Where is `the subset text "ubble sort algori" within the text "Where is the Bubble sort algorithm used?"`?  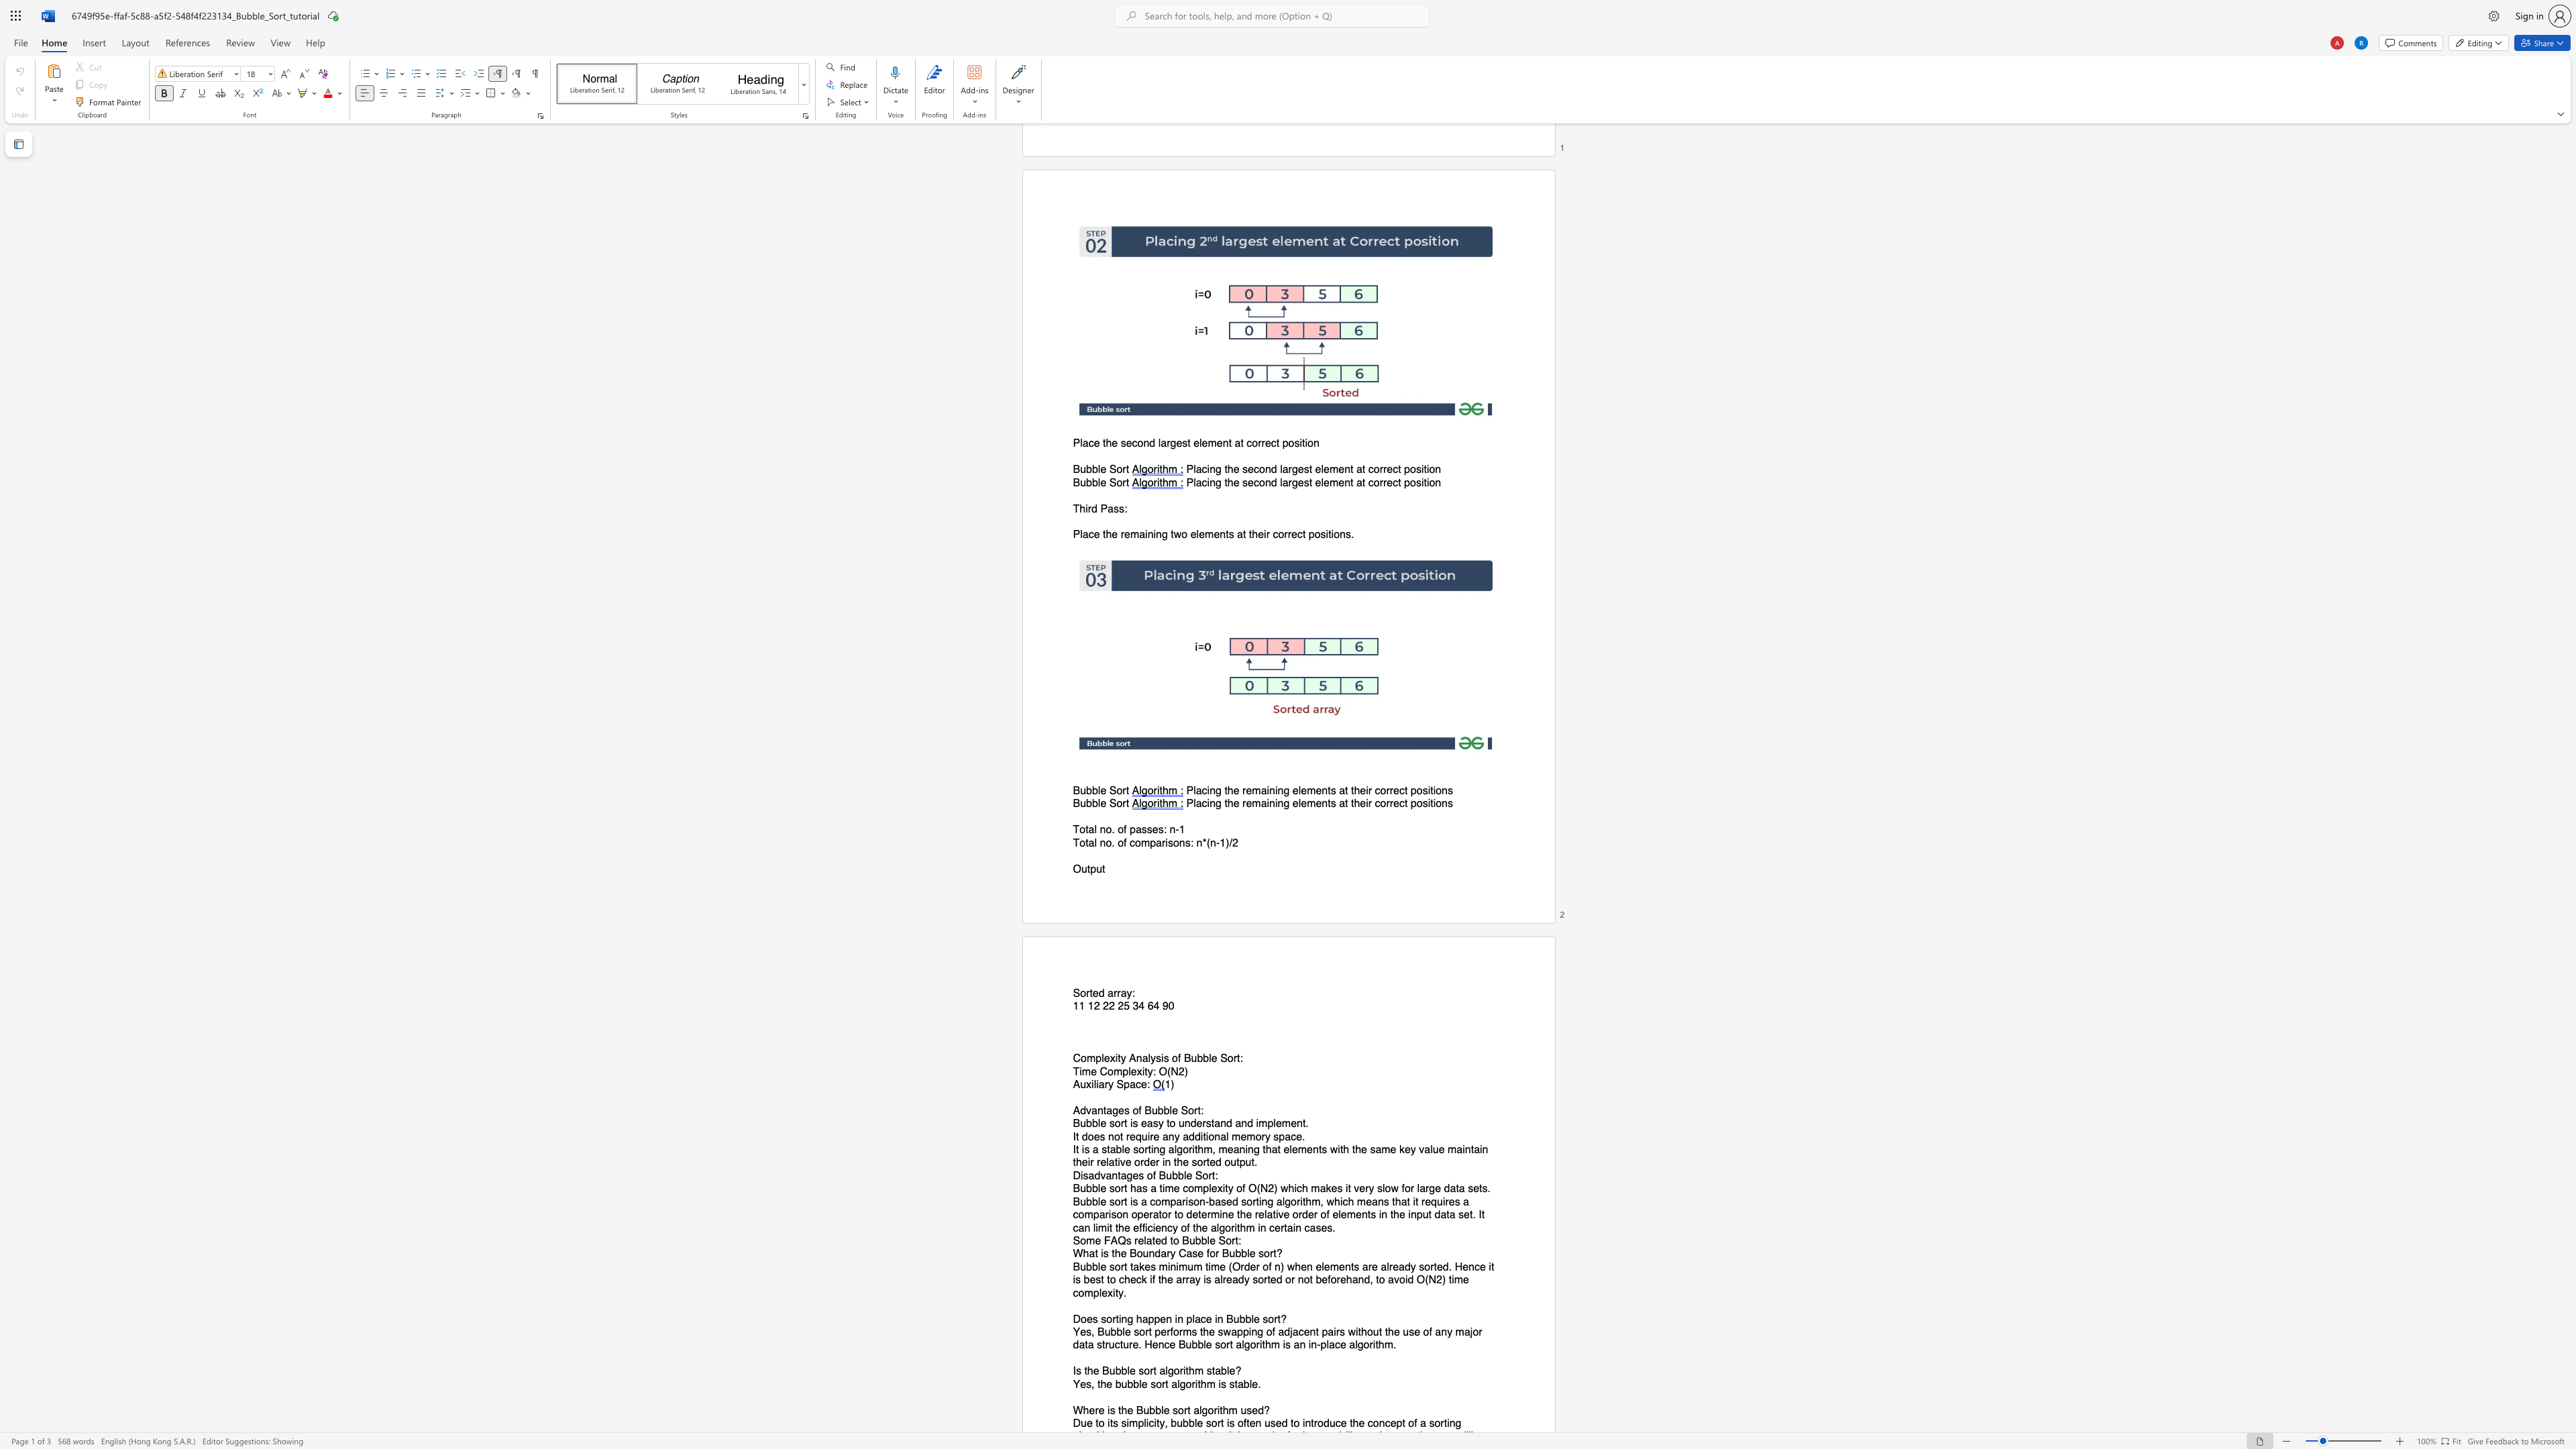 the subset text "ubble sort algori" within the text "Where is the Bubble sort algorithm used?" is located at coordinates (1142, 1409).